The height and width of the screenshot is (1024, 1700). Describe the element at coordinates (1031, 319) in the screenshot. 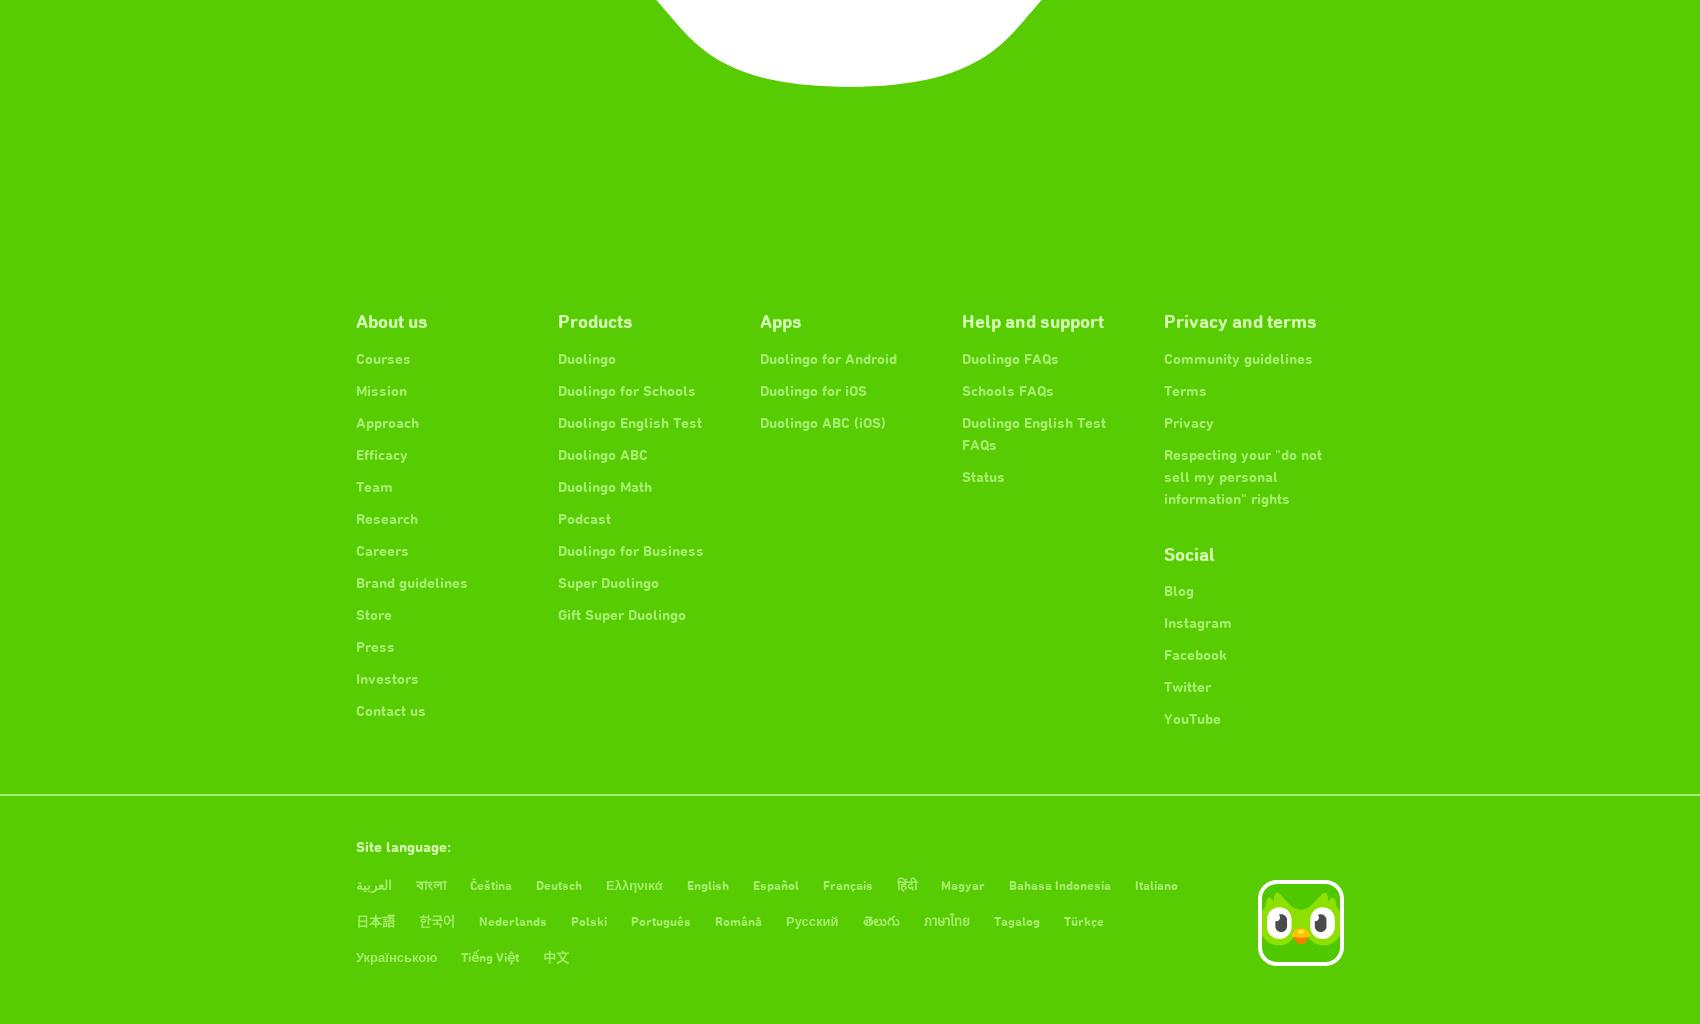

I see `'Help and support'` at that location.